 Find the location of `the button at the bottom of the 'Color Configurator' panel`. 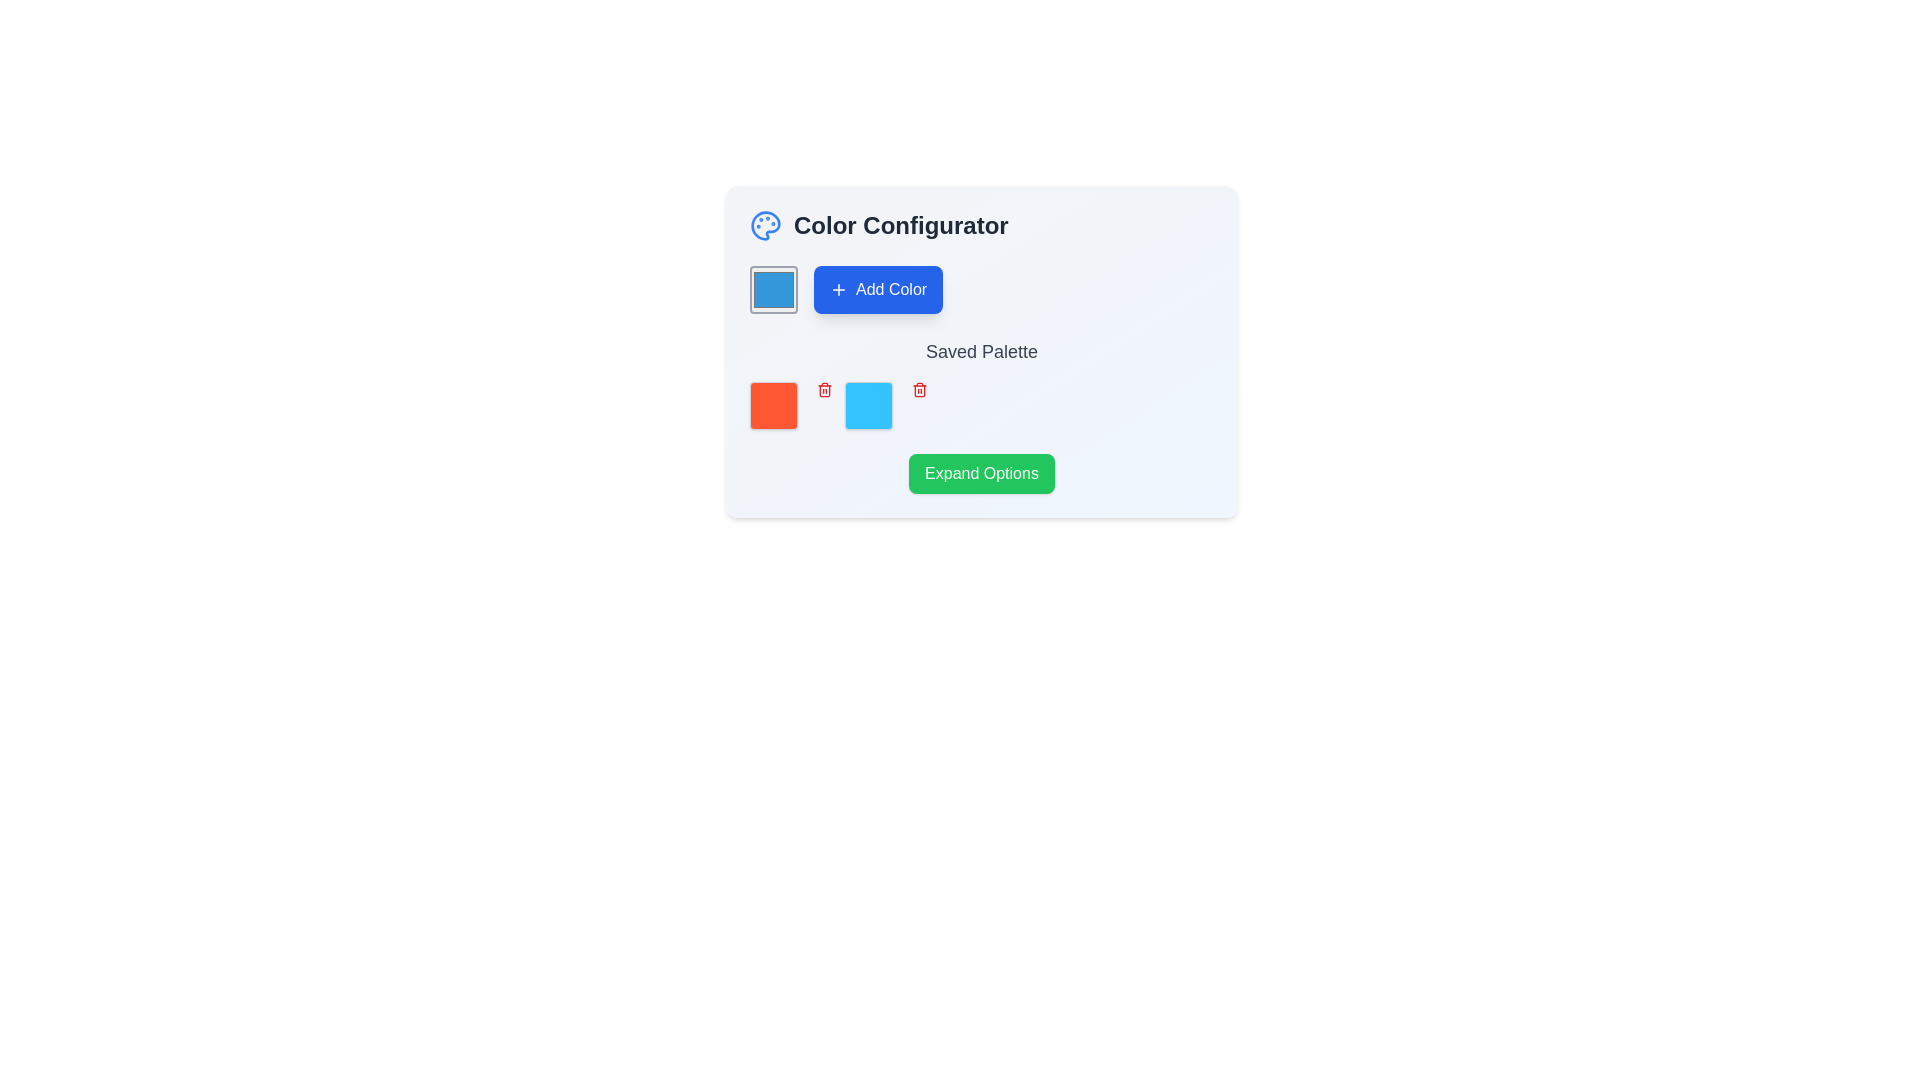

the button at the bottom of the 'Color Configurator' panel is located at coordinates (982, 474).